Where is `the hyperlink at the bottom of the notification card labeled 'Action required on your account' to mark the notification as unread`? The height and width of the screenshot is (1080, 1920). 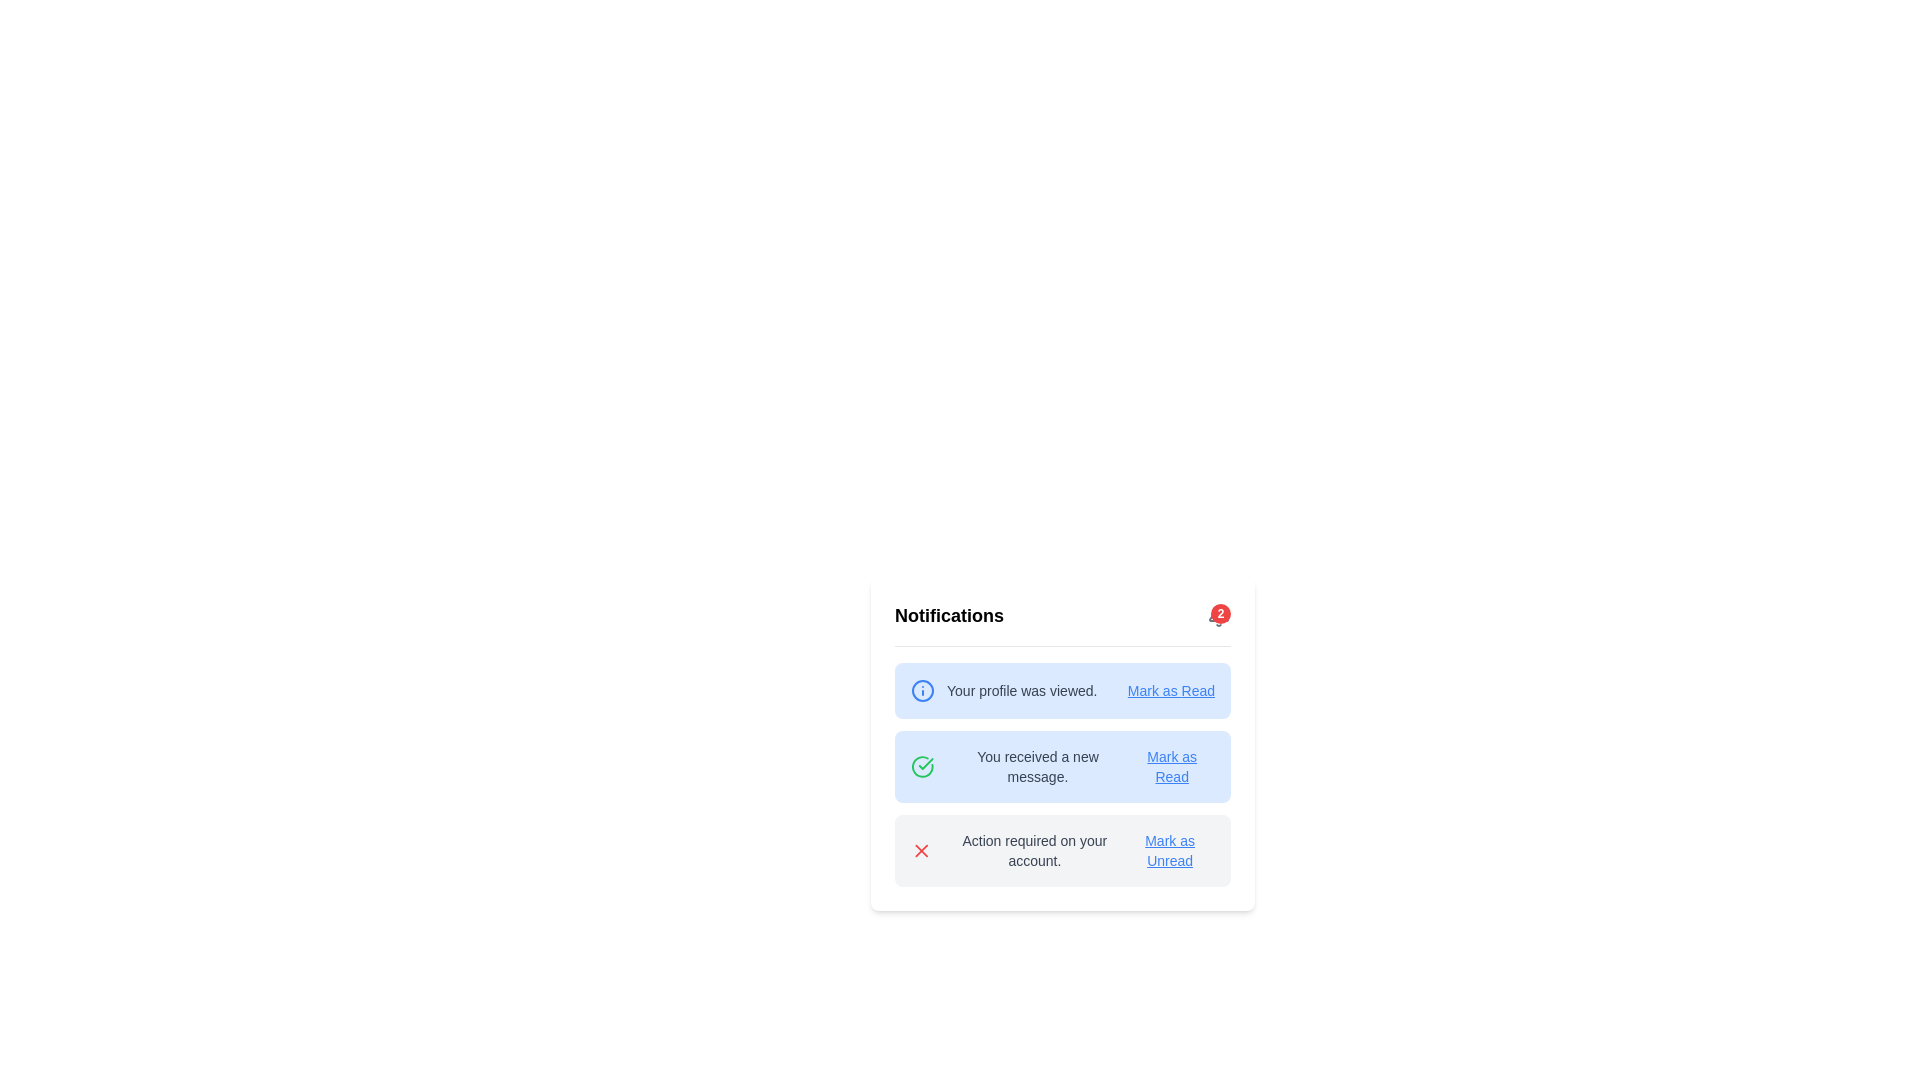 the hyperlink at the bottom of the notification card labeled 'Action required on your account' to mark the notification as unread is located at coordinates (1170, 851).